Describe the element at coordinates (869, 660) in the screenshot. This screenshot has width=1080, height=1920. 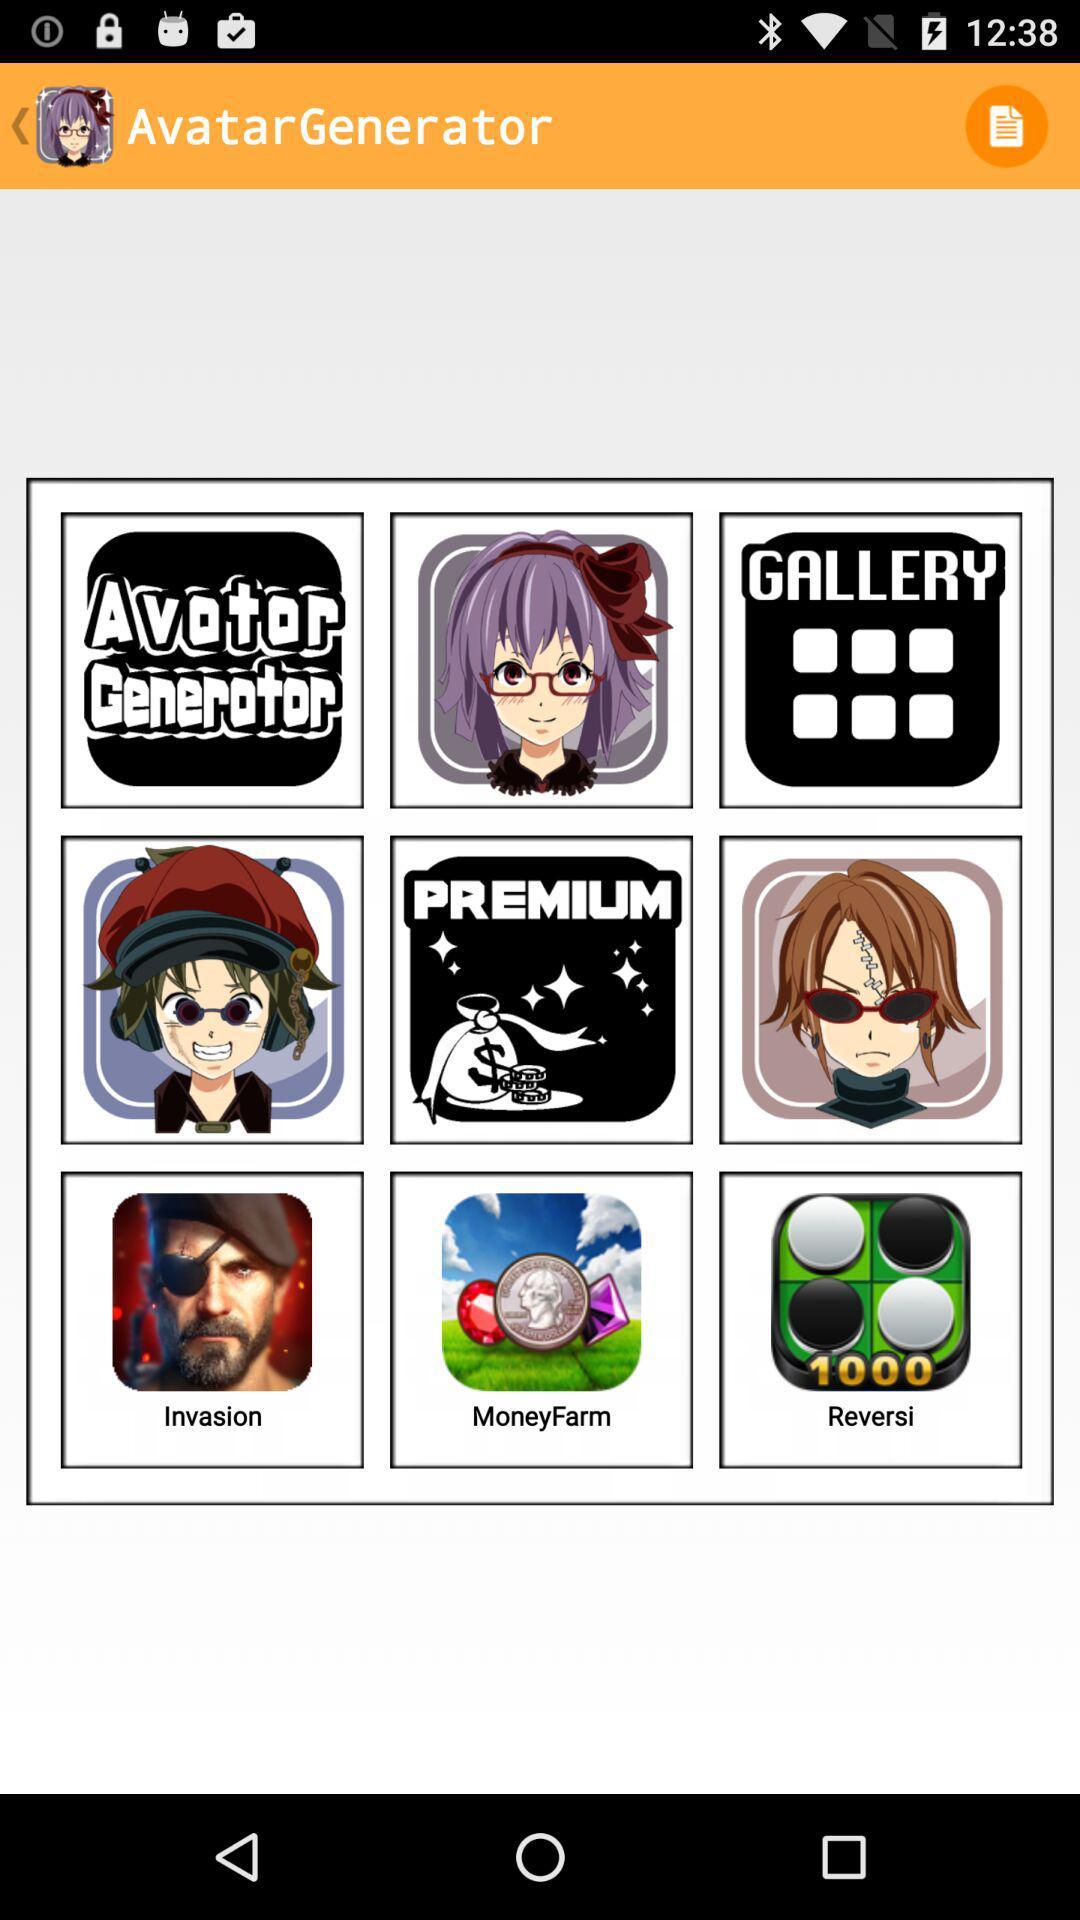
I see `the image` at that location.